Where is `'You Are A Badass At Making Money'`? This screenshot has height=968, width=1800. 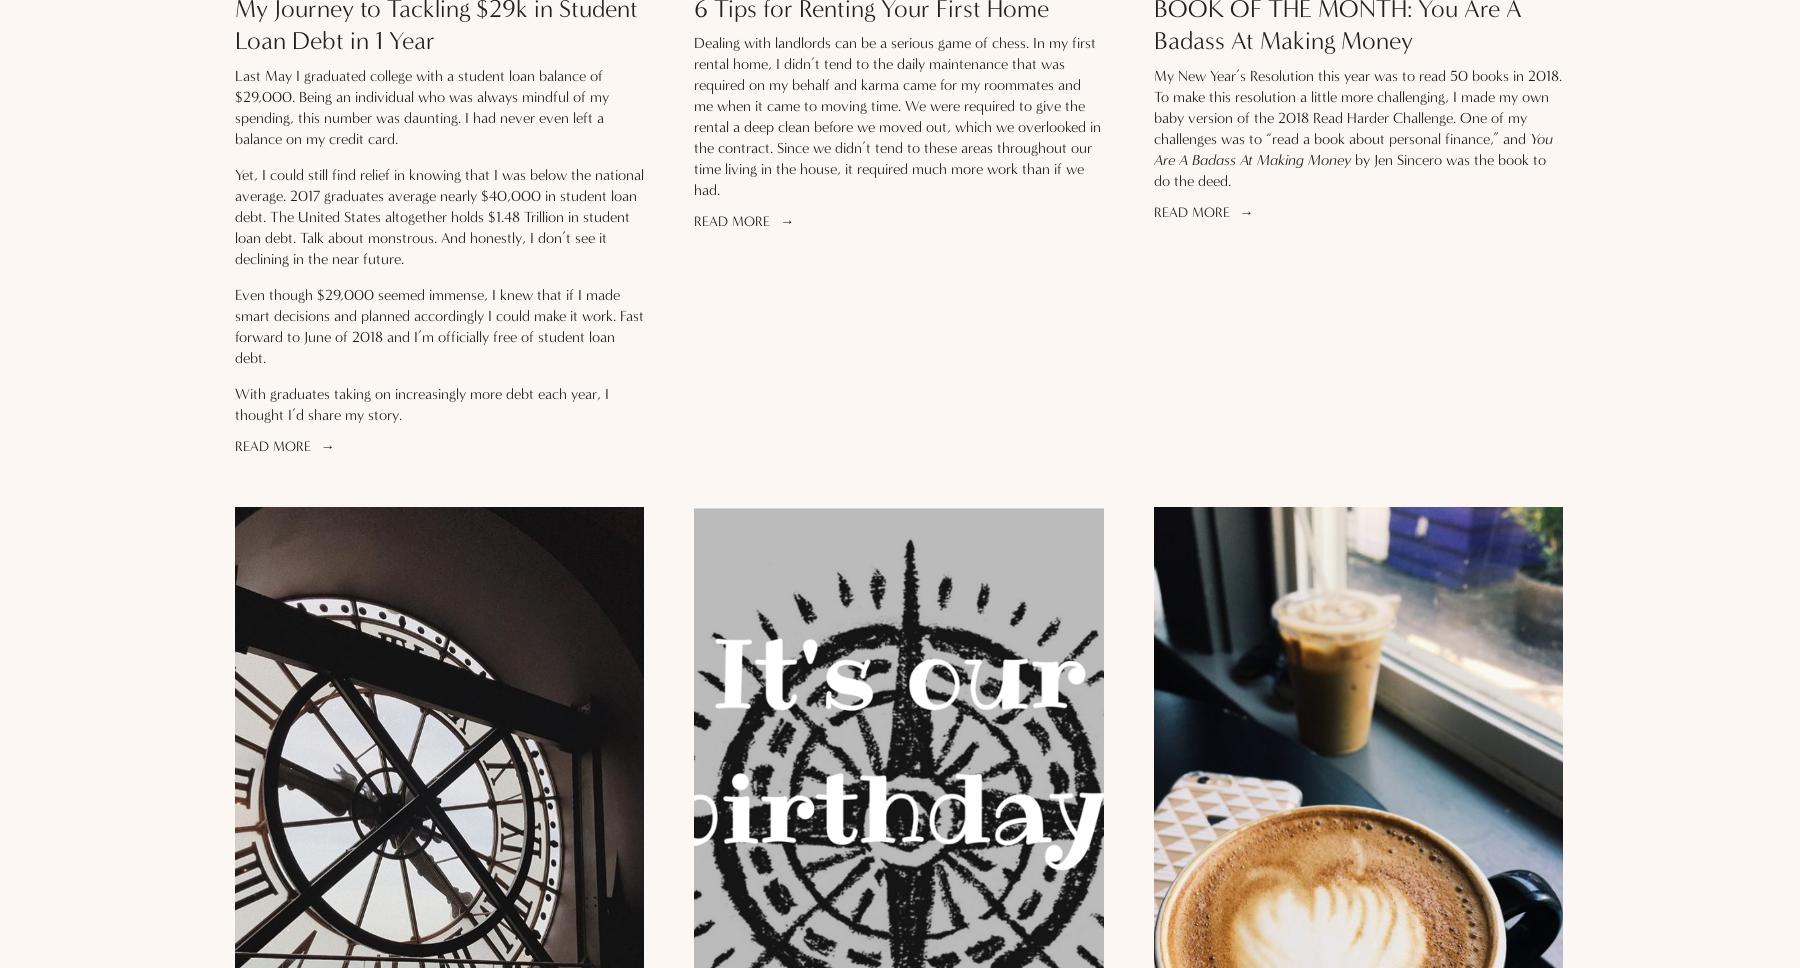 'You Are A Badass At Making Money' is located at coordinates (1351, 147).